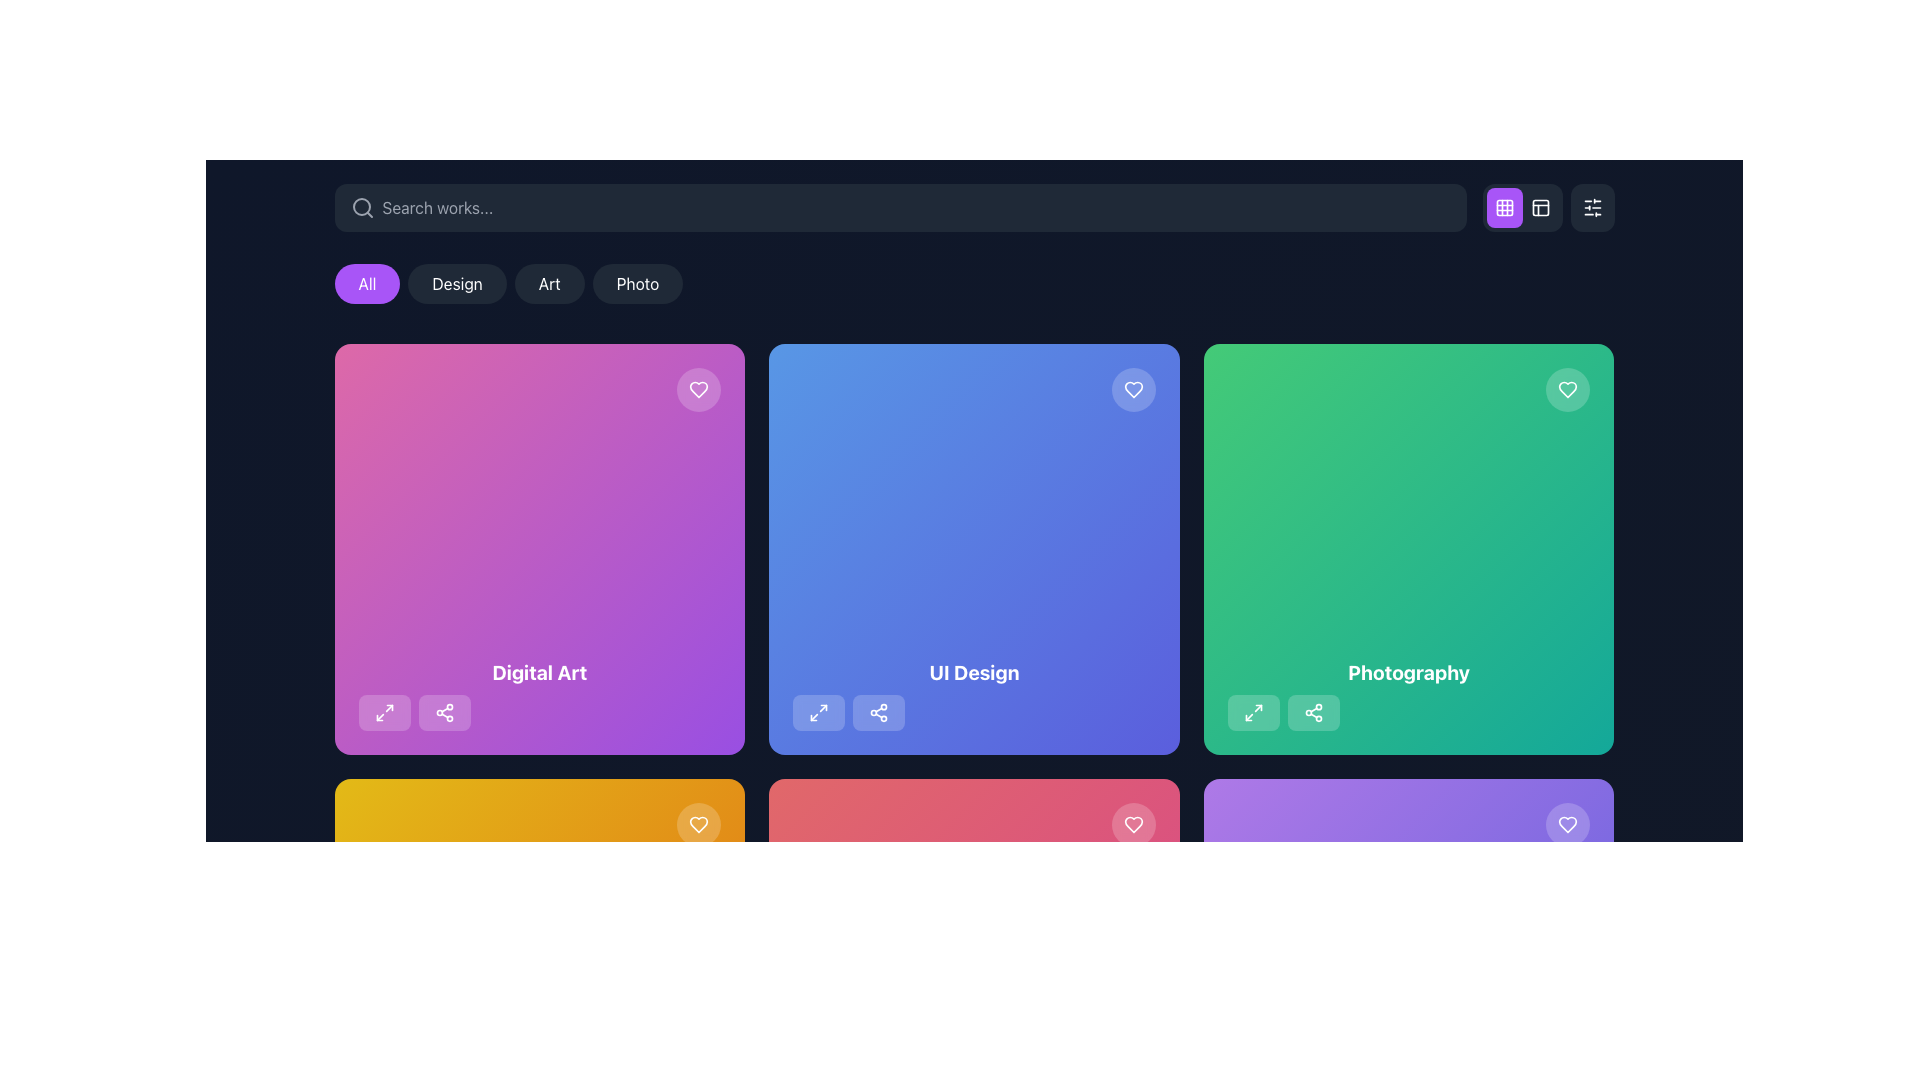  I want to click on the heart icon in the SVG graphic located in the top-right corner of the 'UI Design' card, so click(1133, 389).